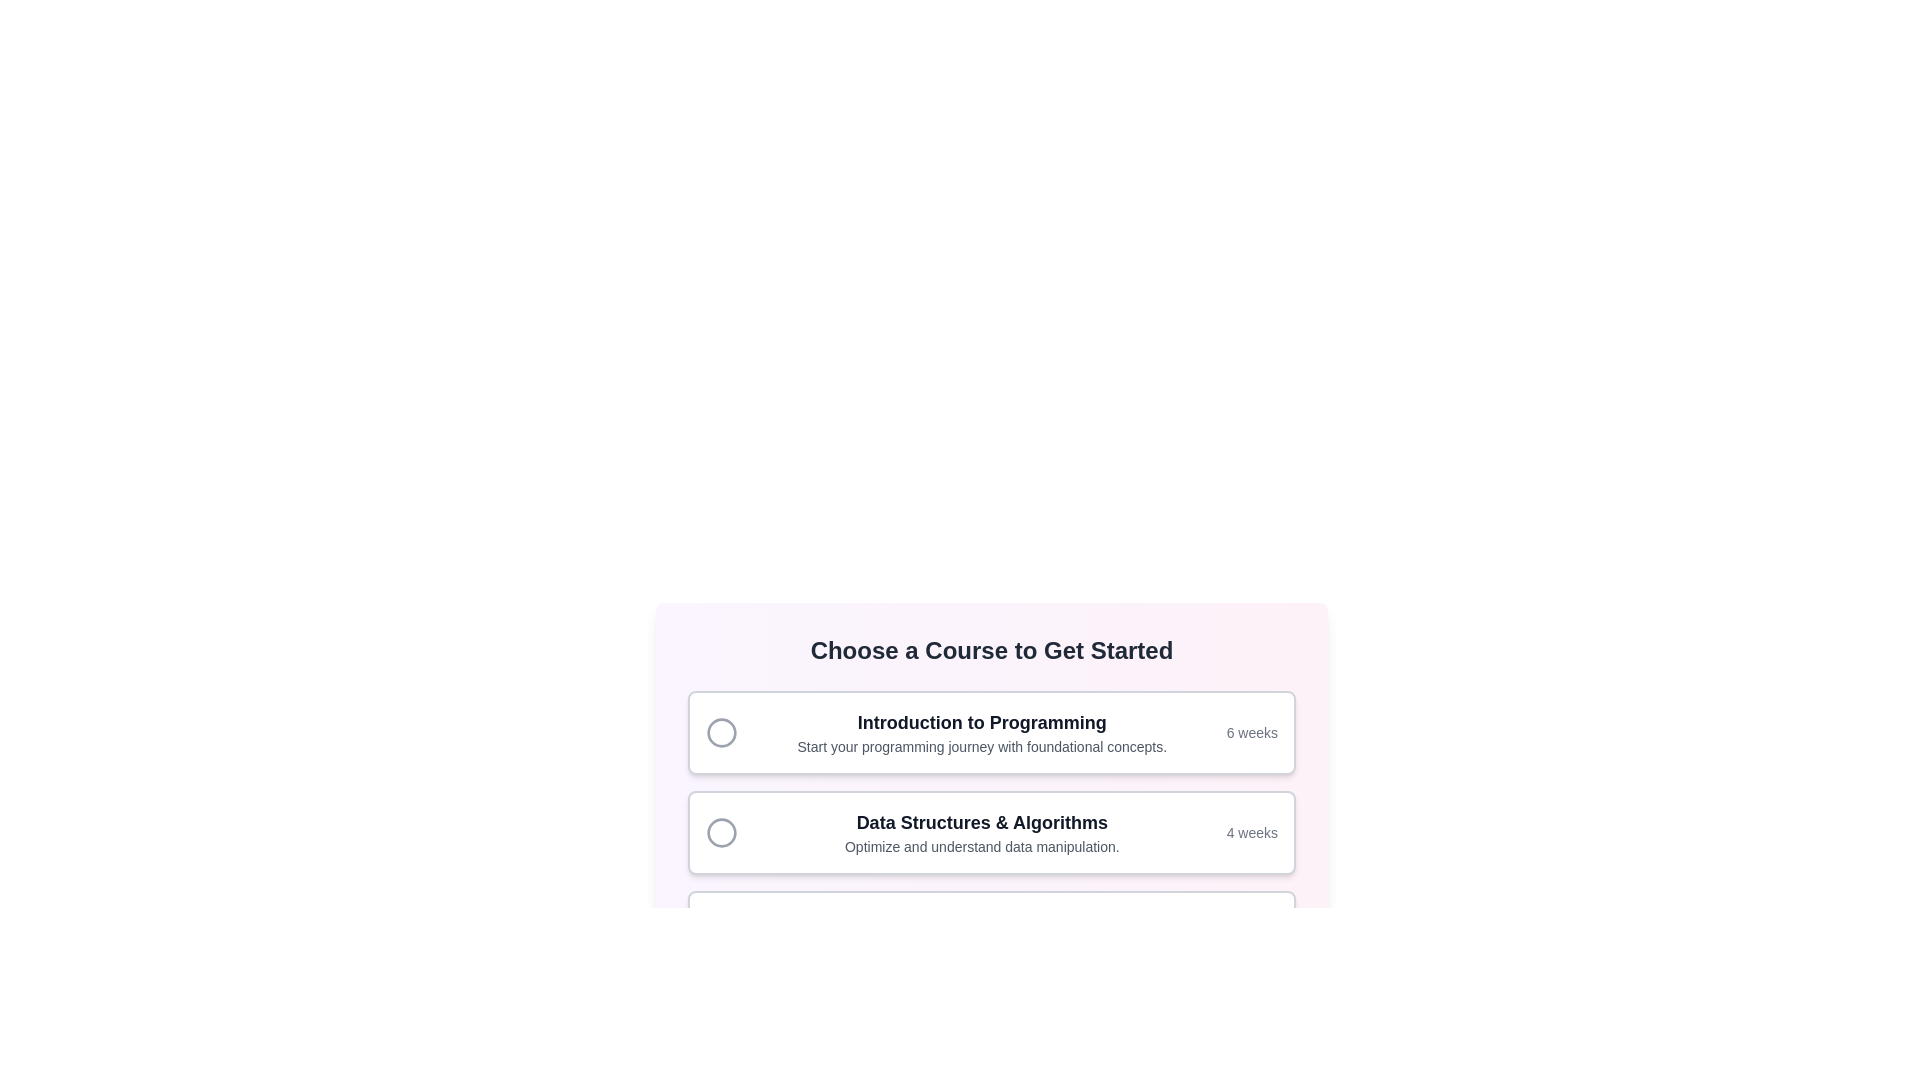  What do you see at coordinates (1251, 833) in the screenshot?
I see `the informational text label indicating the duration of the course 'Data Structures & Algorithms', located in the bottom-right corner of the card` at bounding box center [1251, 833].